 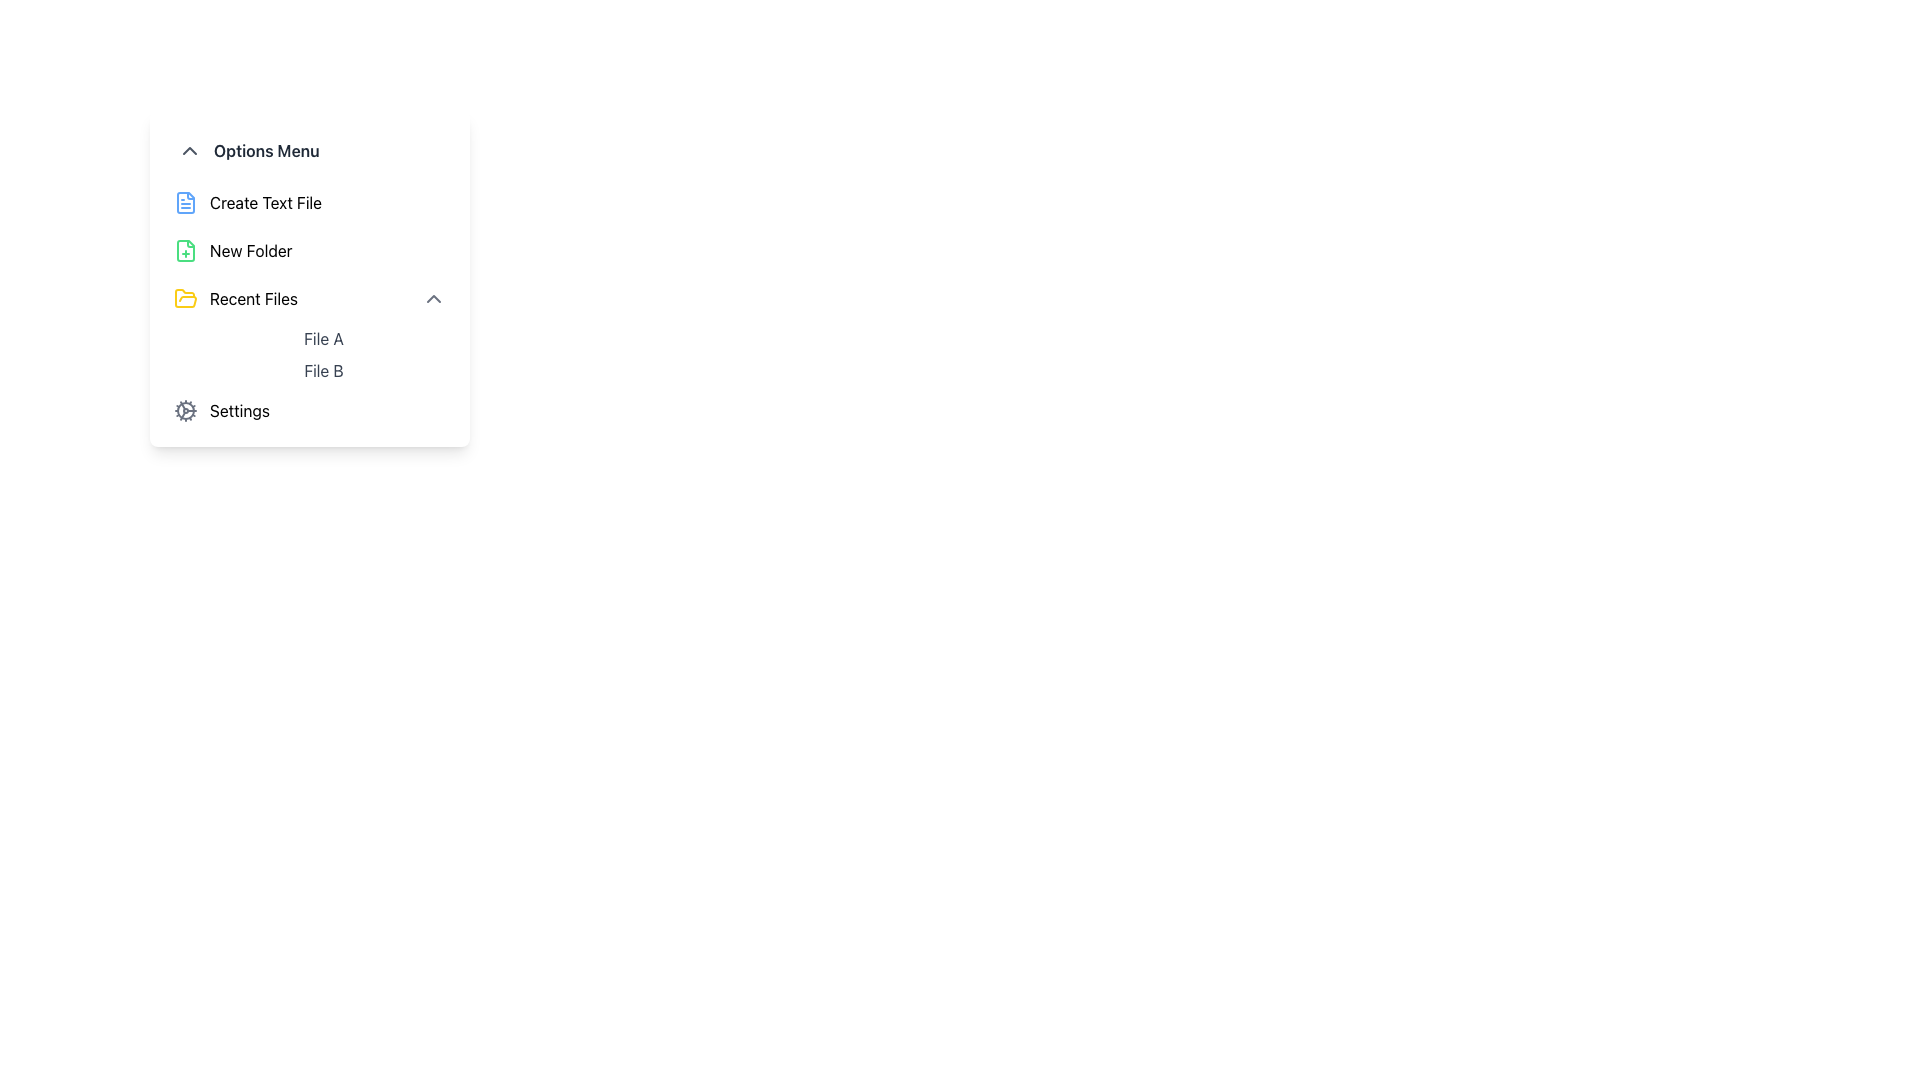 What do you see at coordinates (186, 249) in the screenshot?
I see `the 'New Folder' icon located in the main menu, positioned between 'Create Text File' and 'Recent Files'` at bounding box center [186, 249].